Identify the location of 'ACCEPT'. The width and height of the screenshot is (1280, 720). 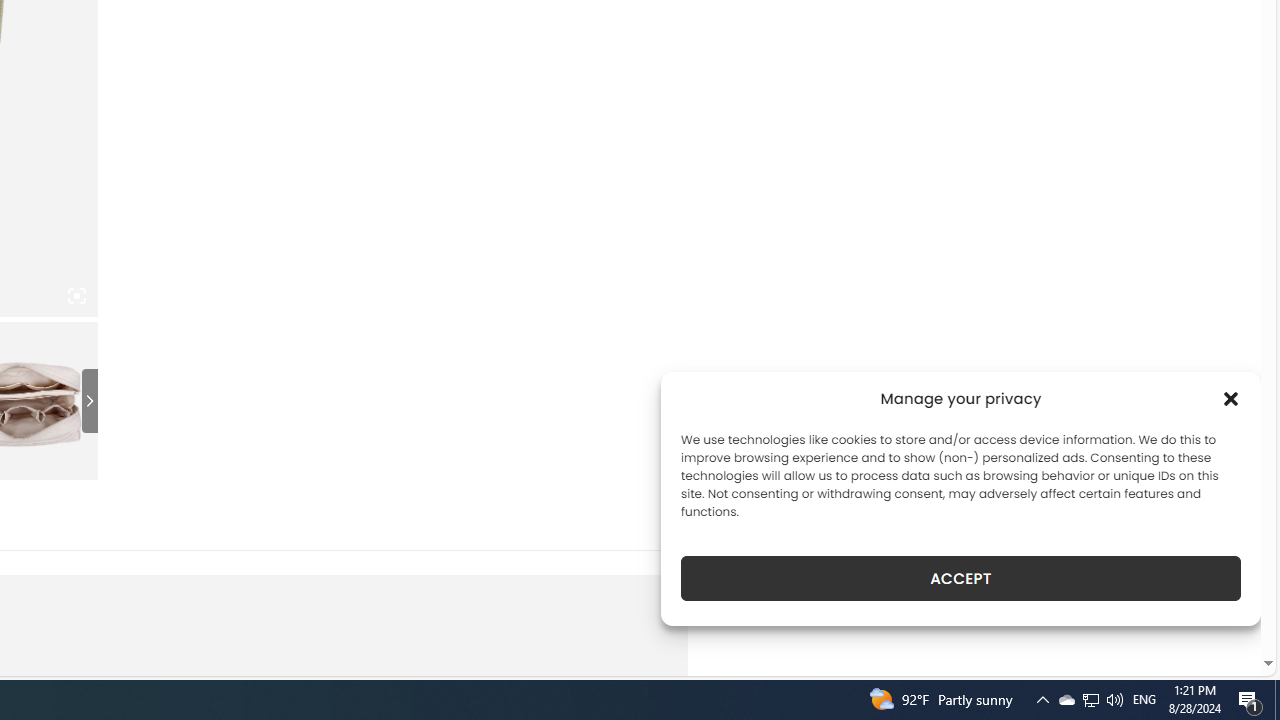
(961, 578).